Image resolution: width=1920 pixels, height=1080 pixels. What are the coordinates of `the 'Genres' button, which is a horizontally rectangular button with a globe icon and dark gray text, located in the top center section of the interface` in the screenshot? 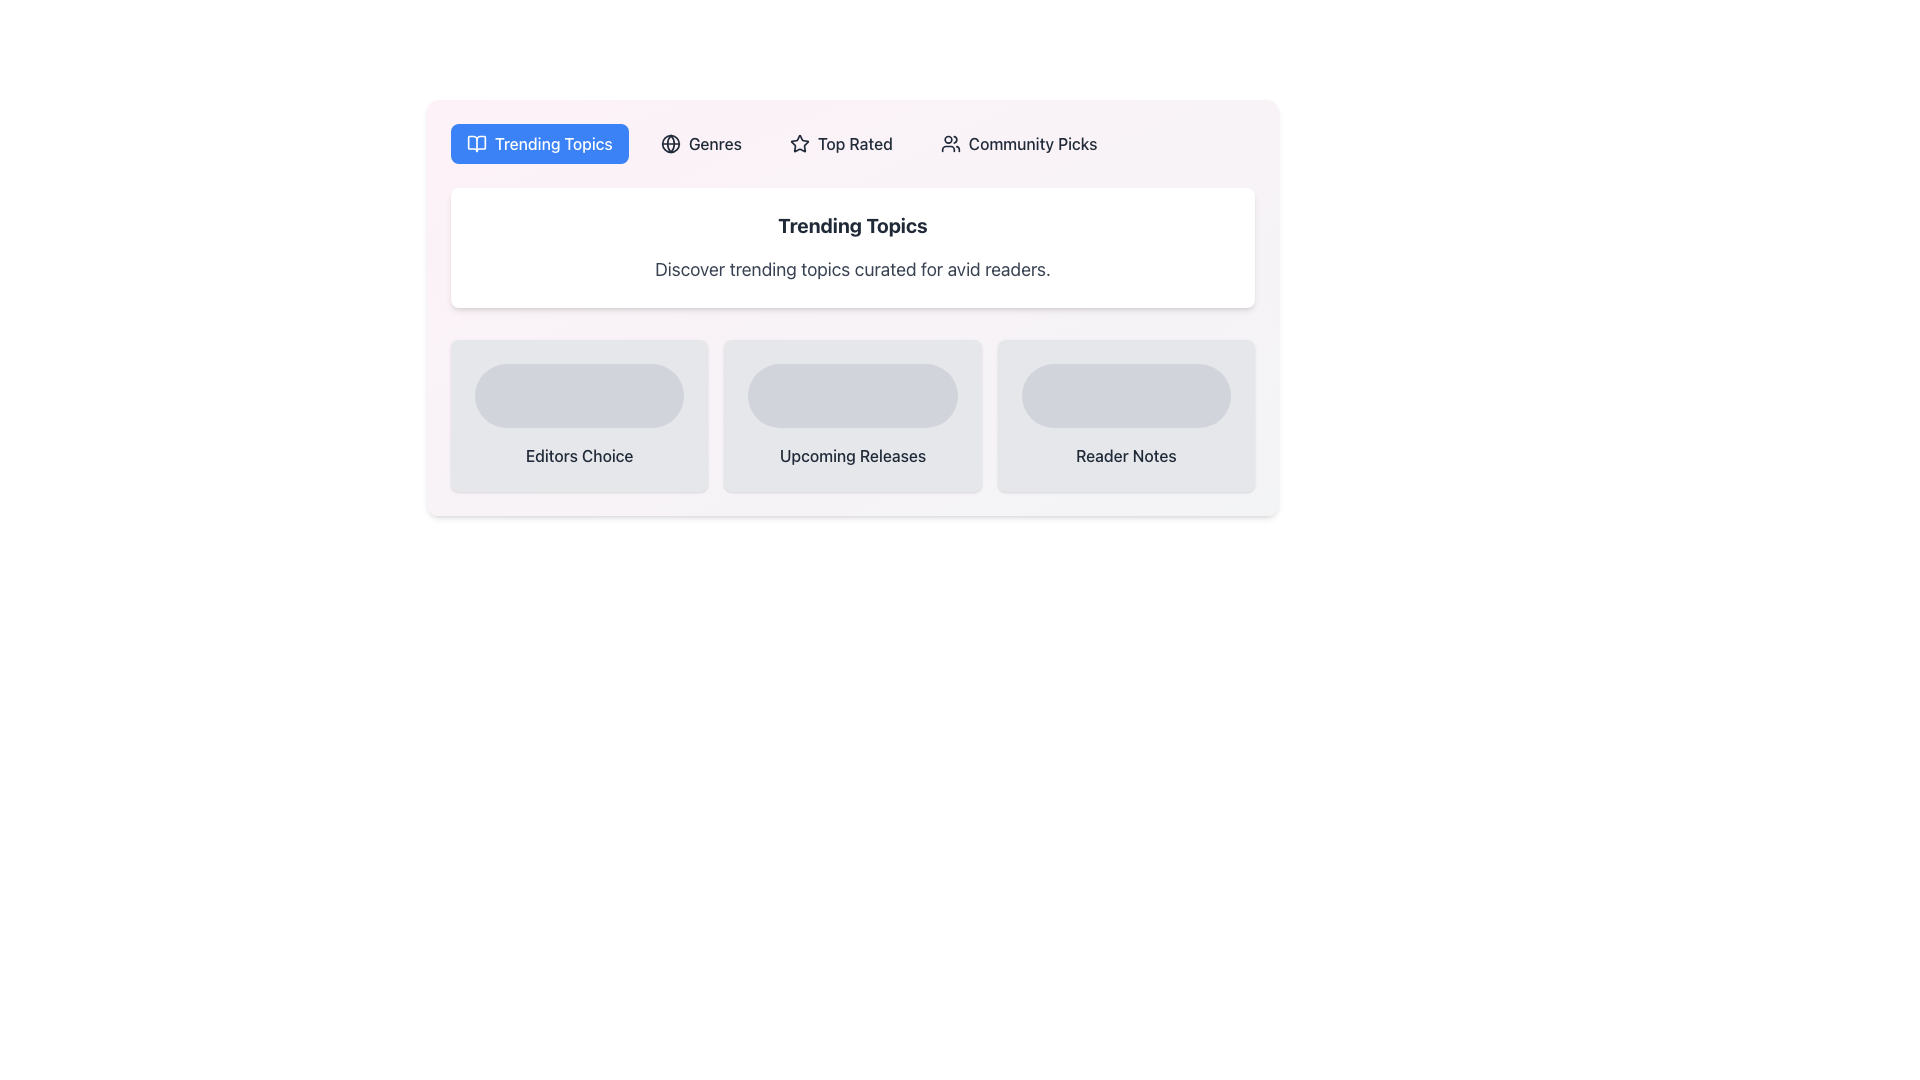 It's located at (700, 142).